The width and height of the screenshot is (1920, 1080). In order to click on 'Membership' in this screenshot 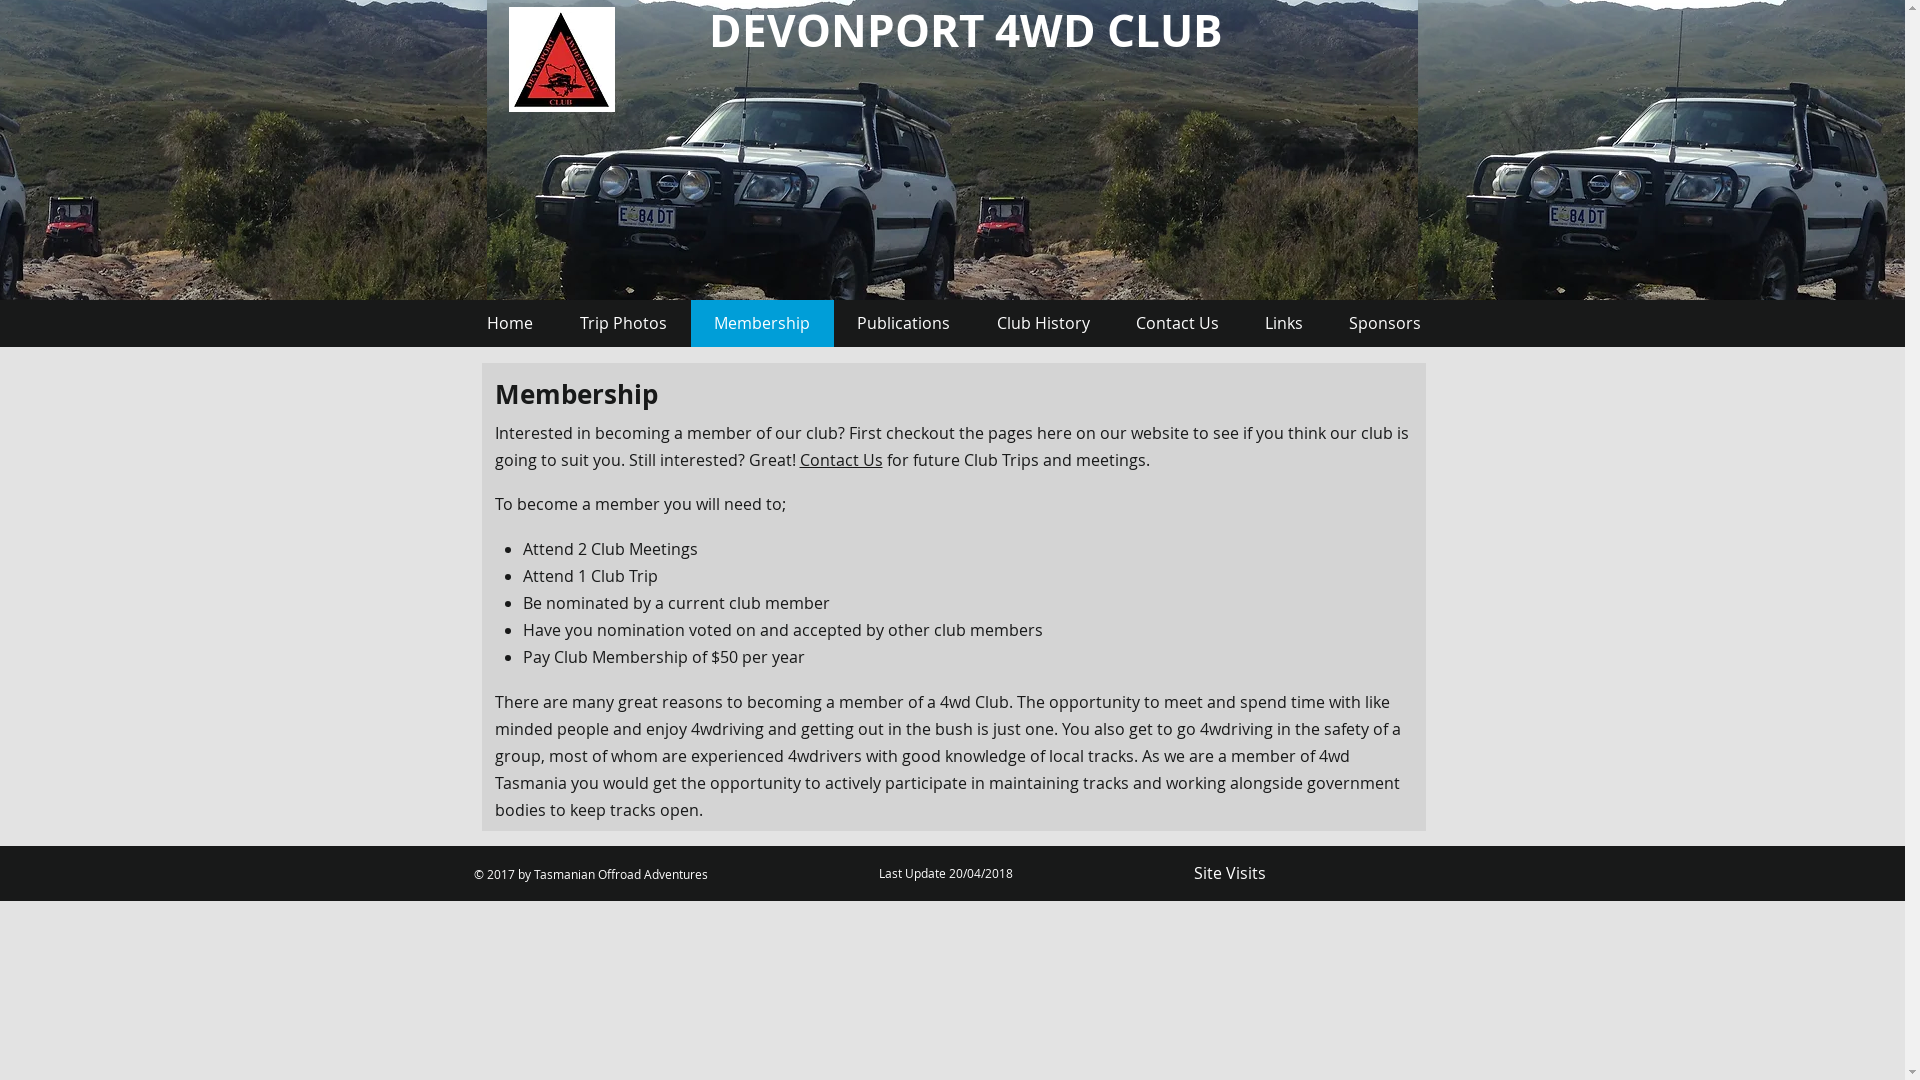, I will do `click(760, 322)`.